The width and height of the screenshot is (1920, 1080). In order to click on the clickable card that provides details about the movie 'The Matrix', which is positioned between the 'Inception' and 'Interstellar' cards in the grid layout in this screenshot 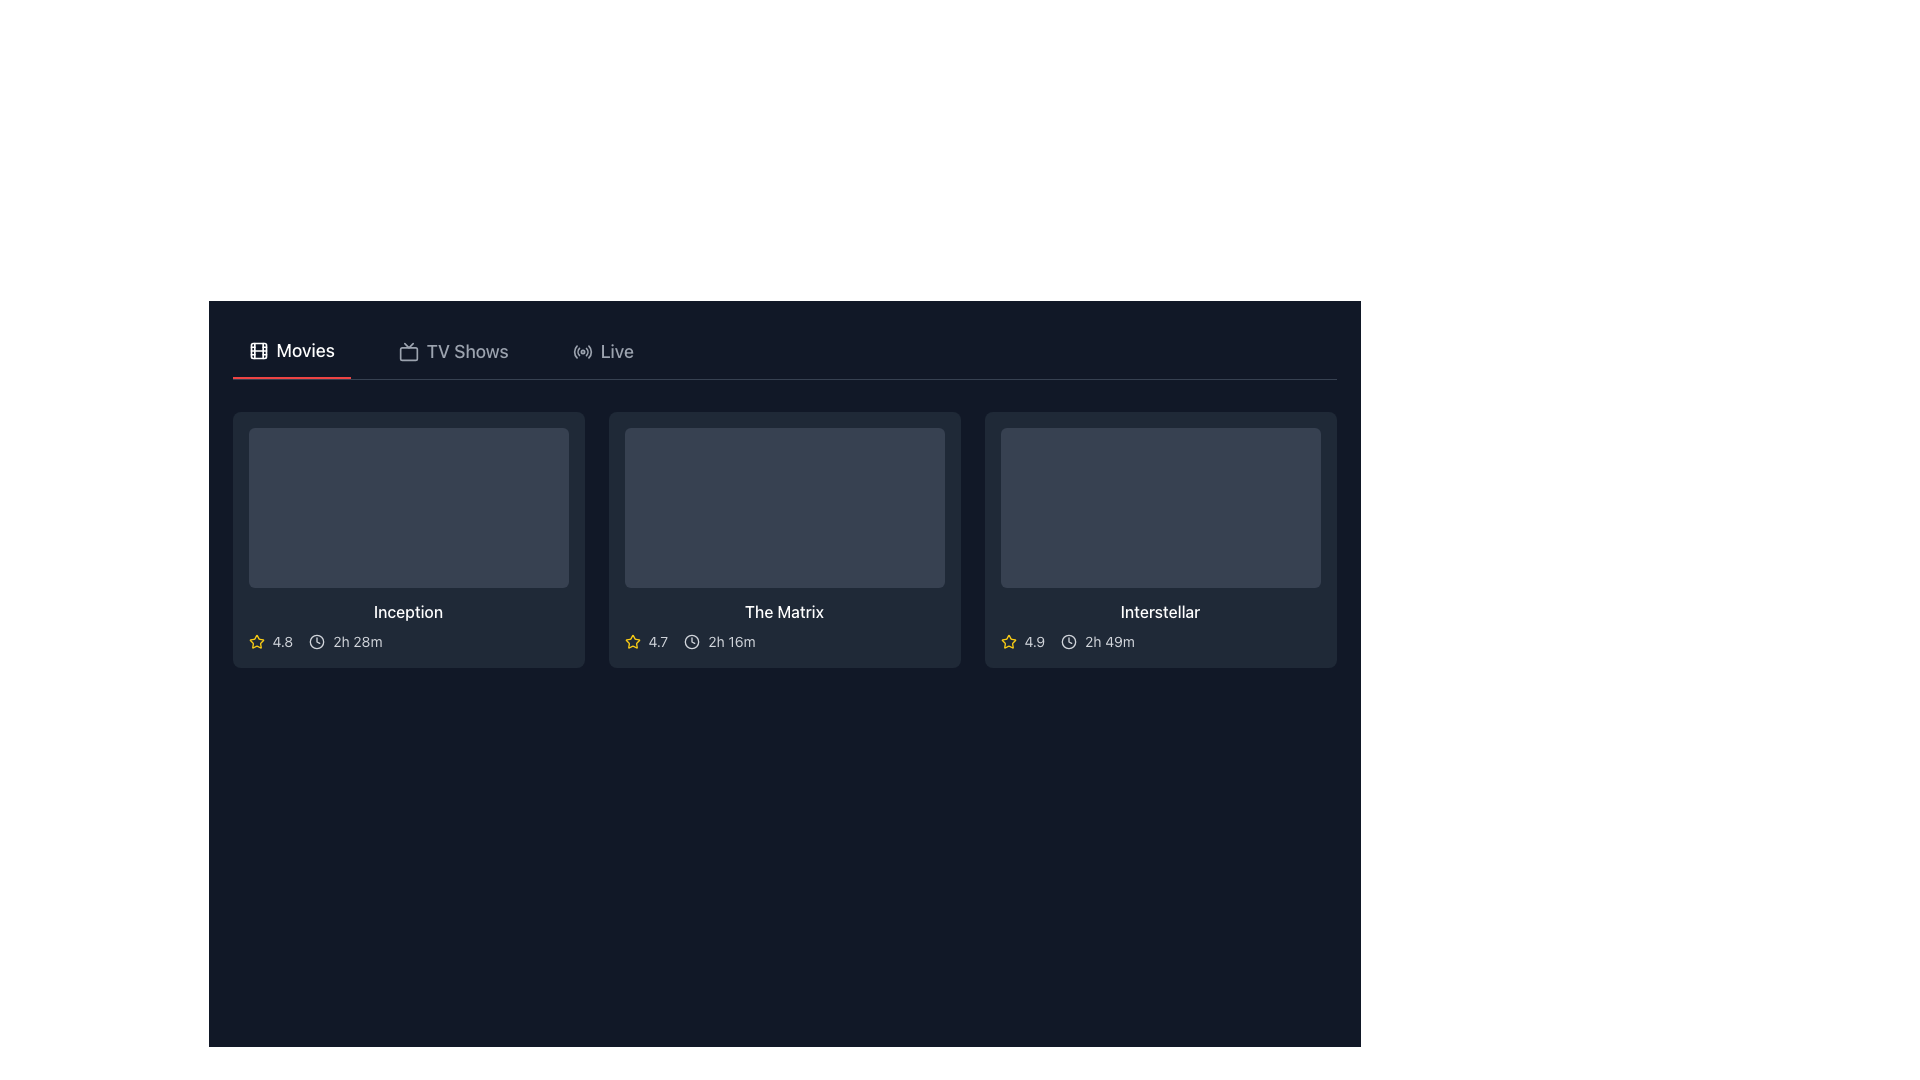, I will do `click(783, 540)`.